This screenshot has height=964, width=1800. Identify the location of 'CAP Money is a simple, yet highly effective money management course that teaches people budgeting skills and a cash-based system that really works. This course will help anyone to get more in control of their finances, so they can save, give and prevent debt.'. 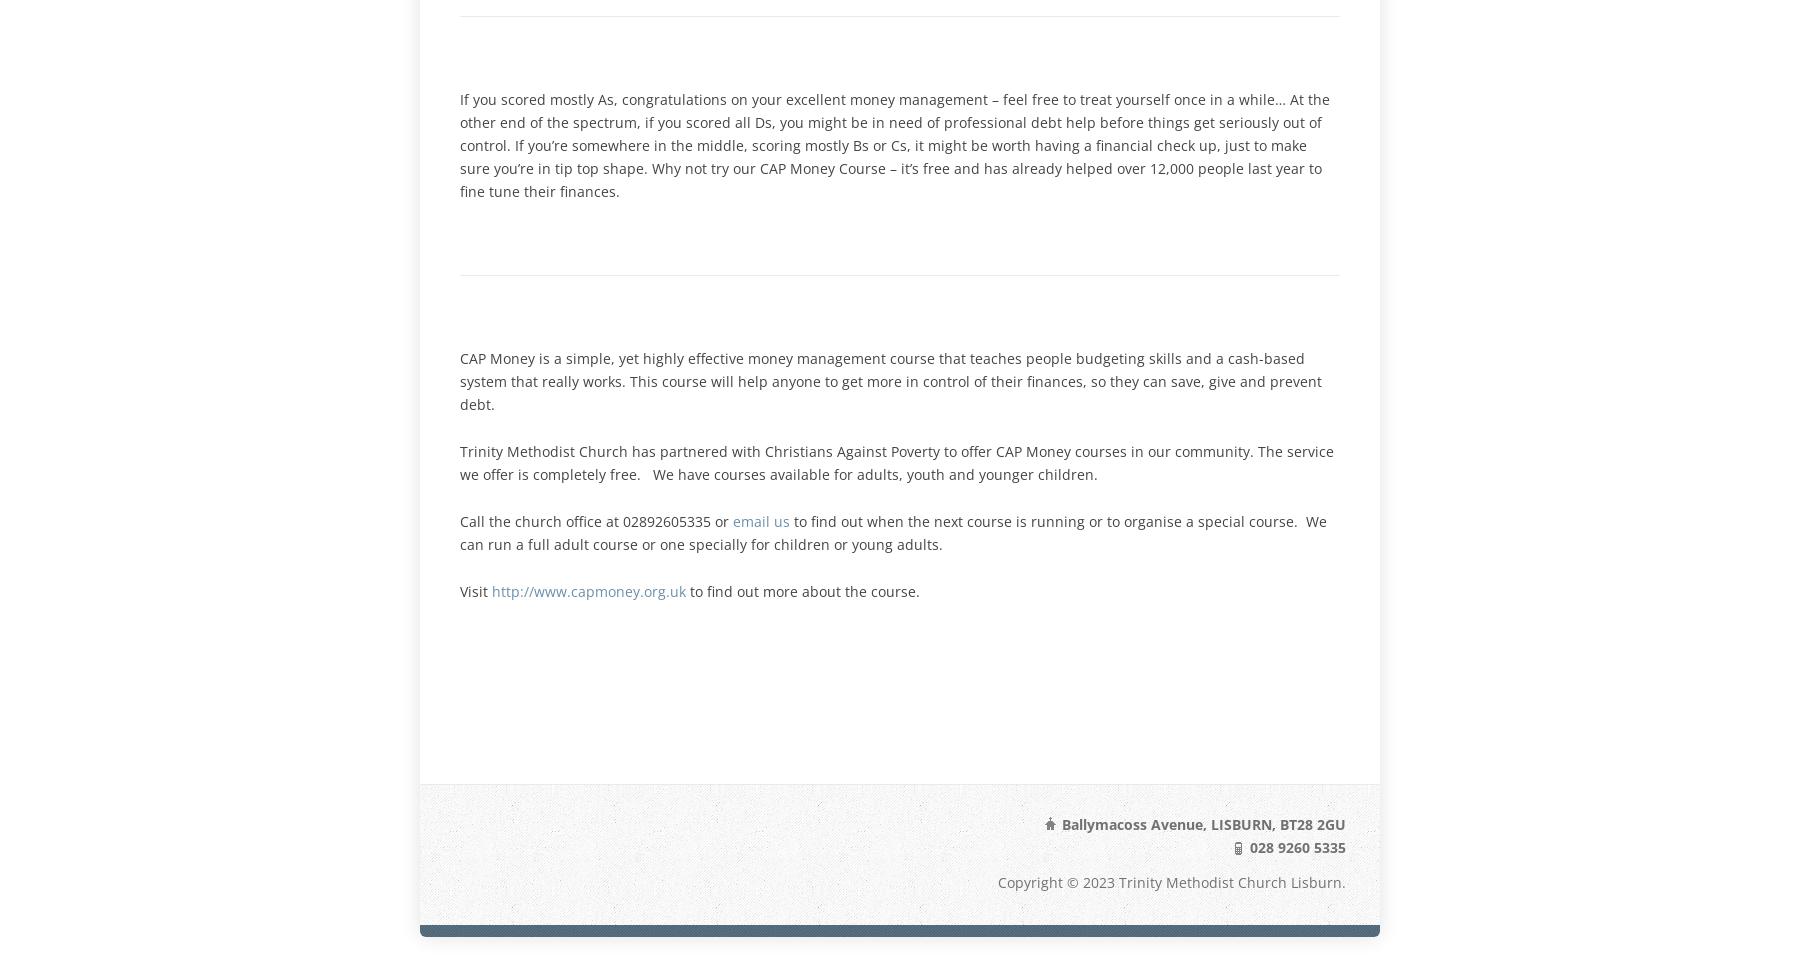
(891, 380).